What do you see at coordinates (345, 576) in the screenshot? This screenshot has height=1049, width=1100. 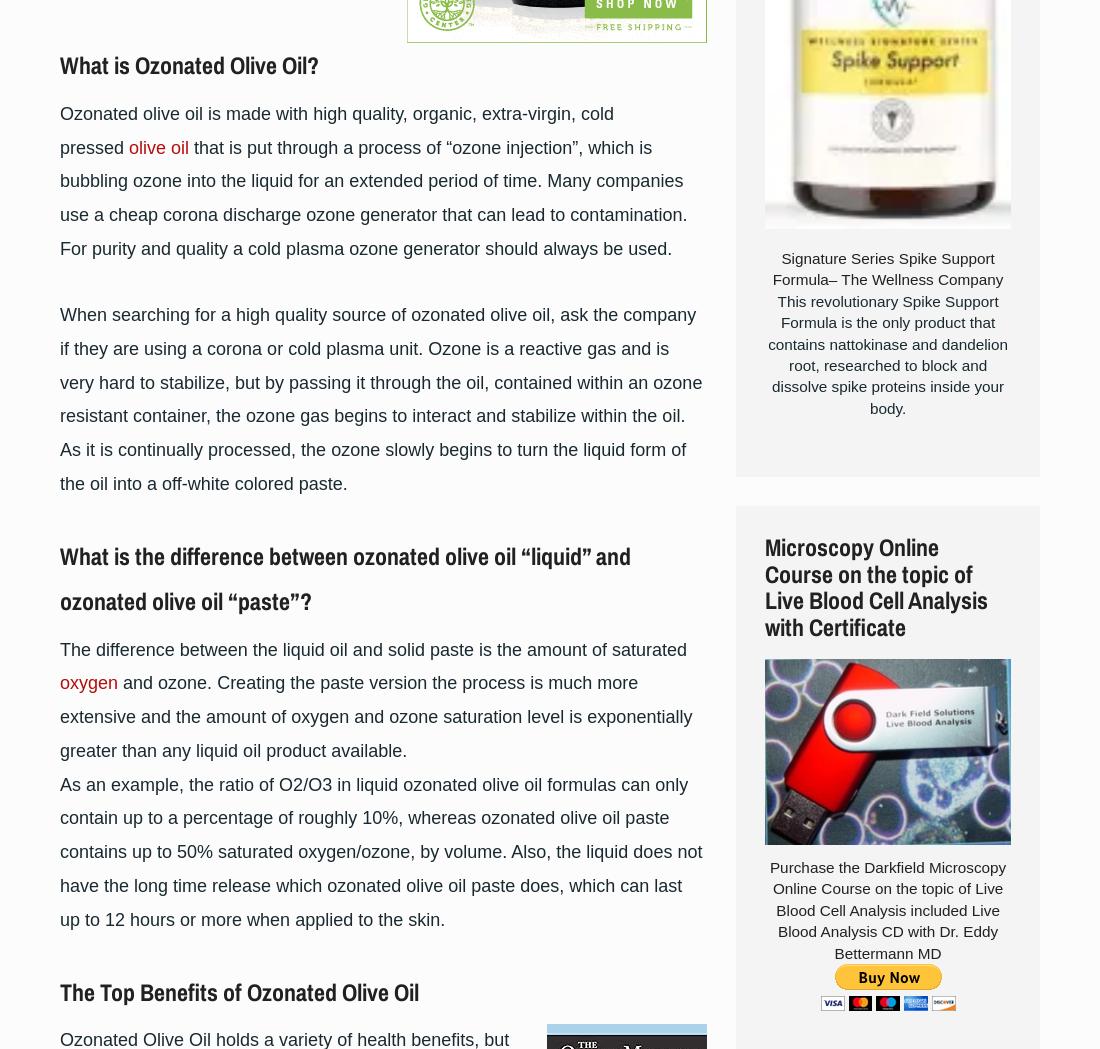 I see `'What is the difference between ozonated olive oil “liquid” and ozonated olive oil “paste”?'` at bounding box center [345, 576].